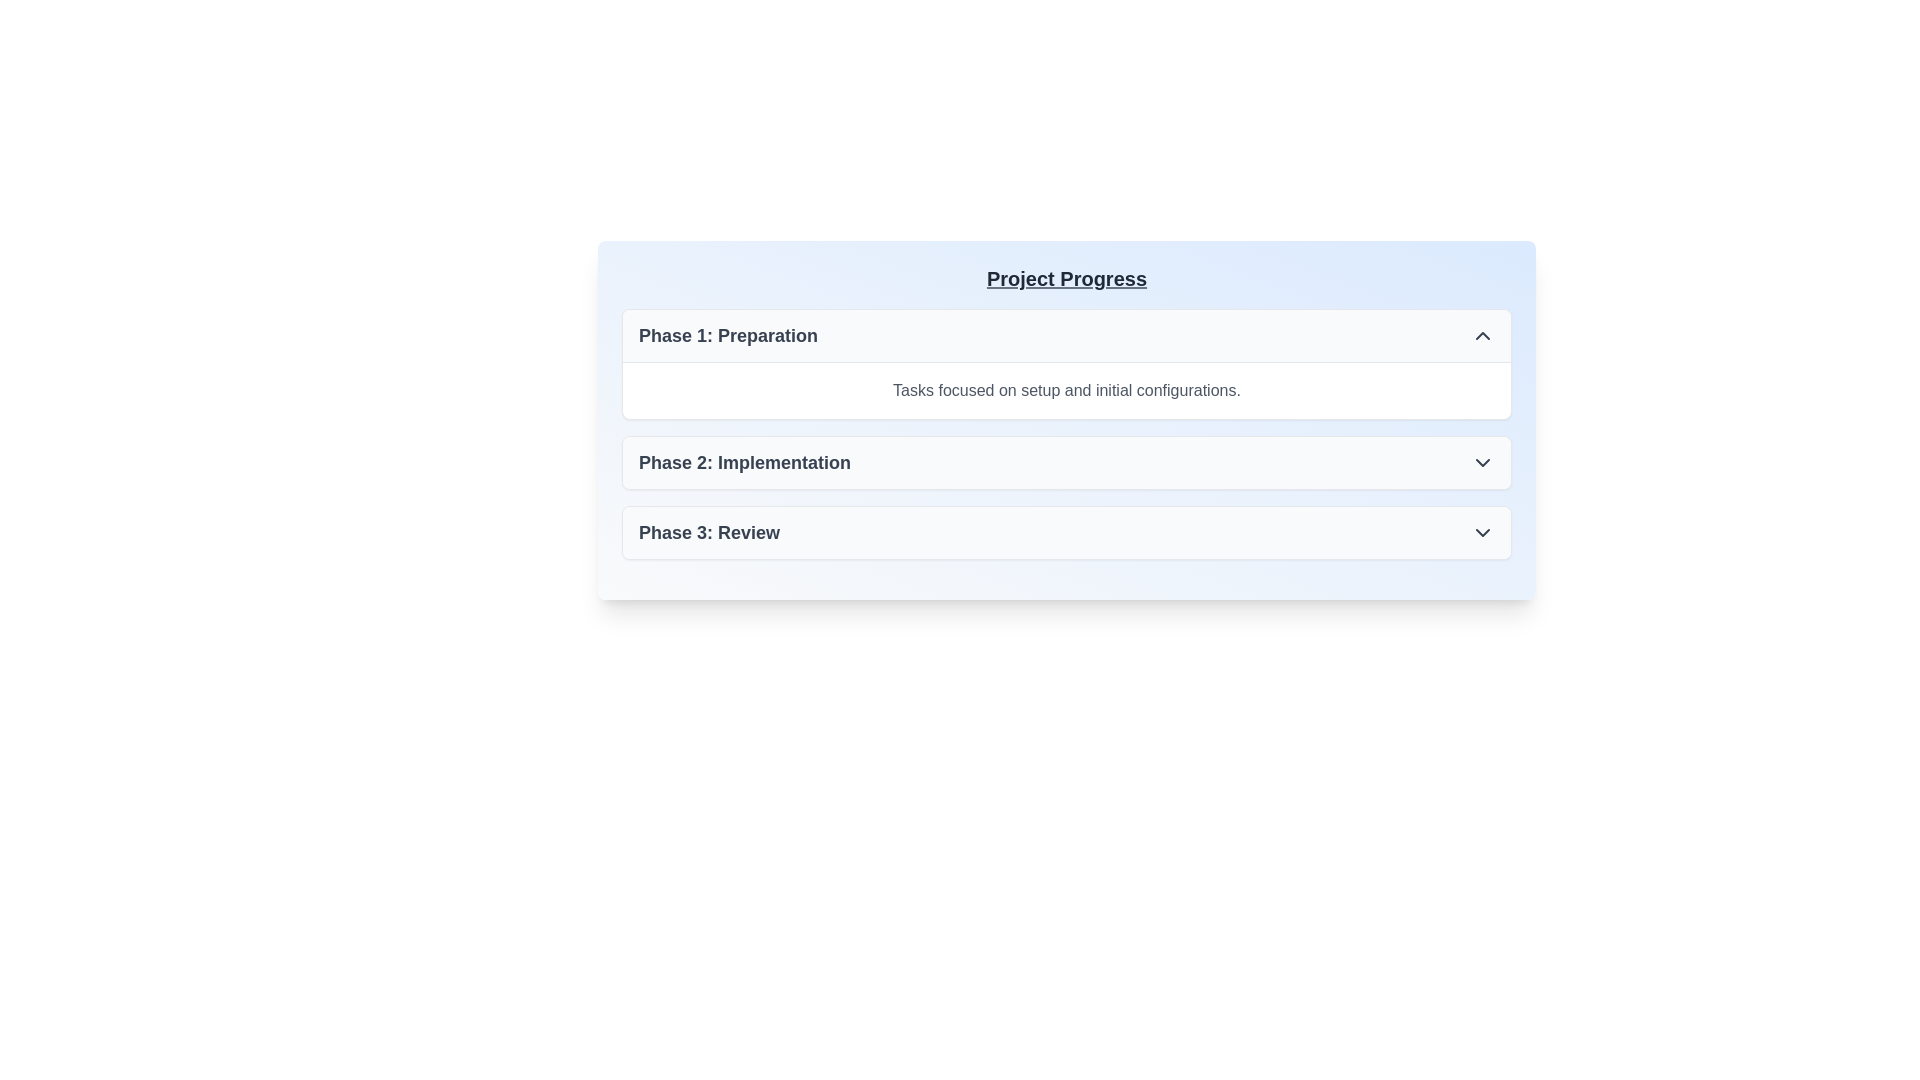  I want to click on the dropdown indicator icon located in the rightmost section of 'Phase 2: Implementation', so click(1483, 462).